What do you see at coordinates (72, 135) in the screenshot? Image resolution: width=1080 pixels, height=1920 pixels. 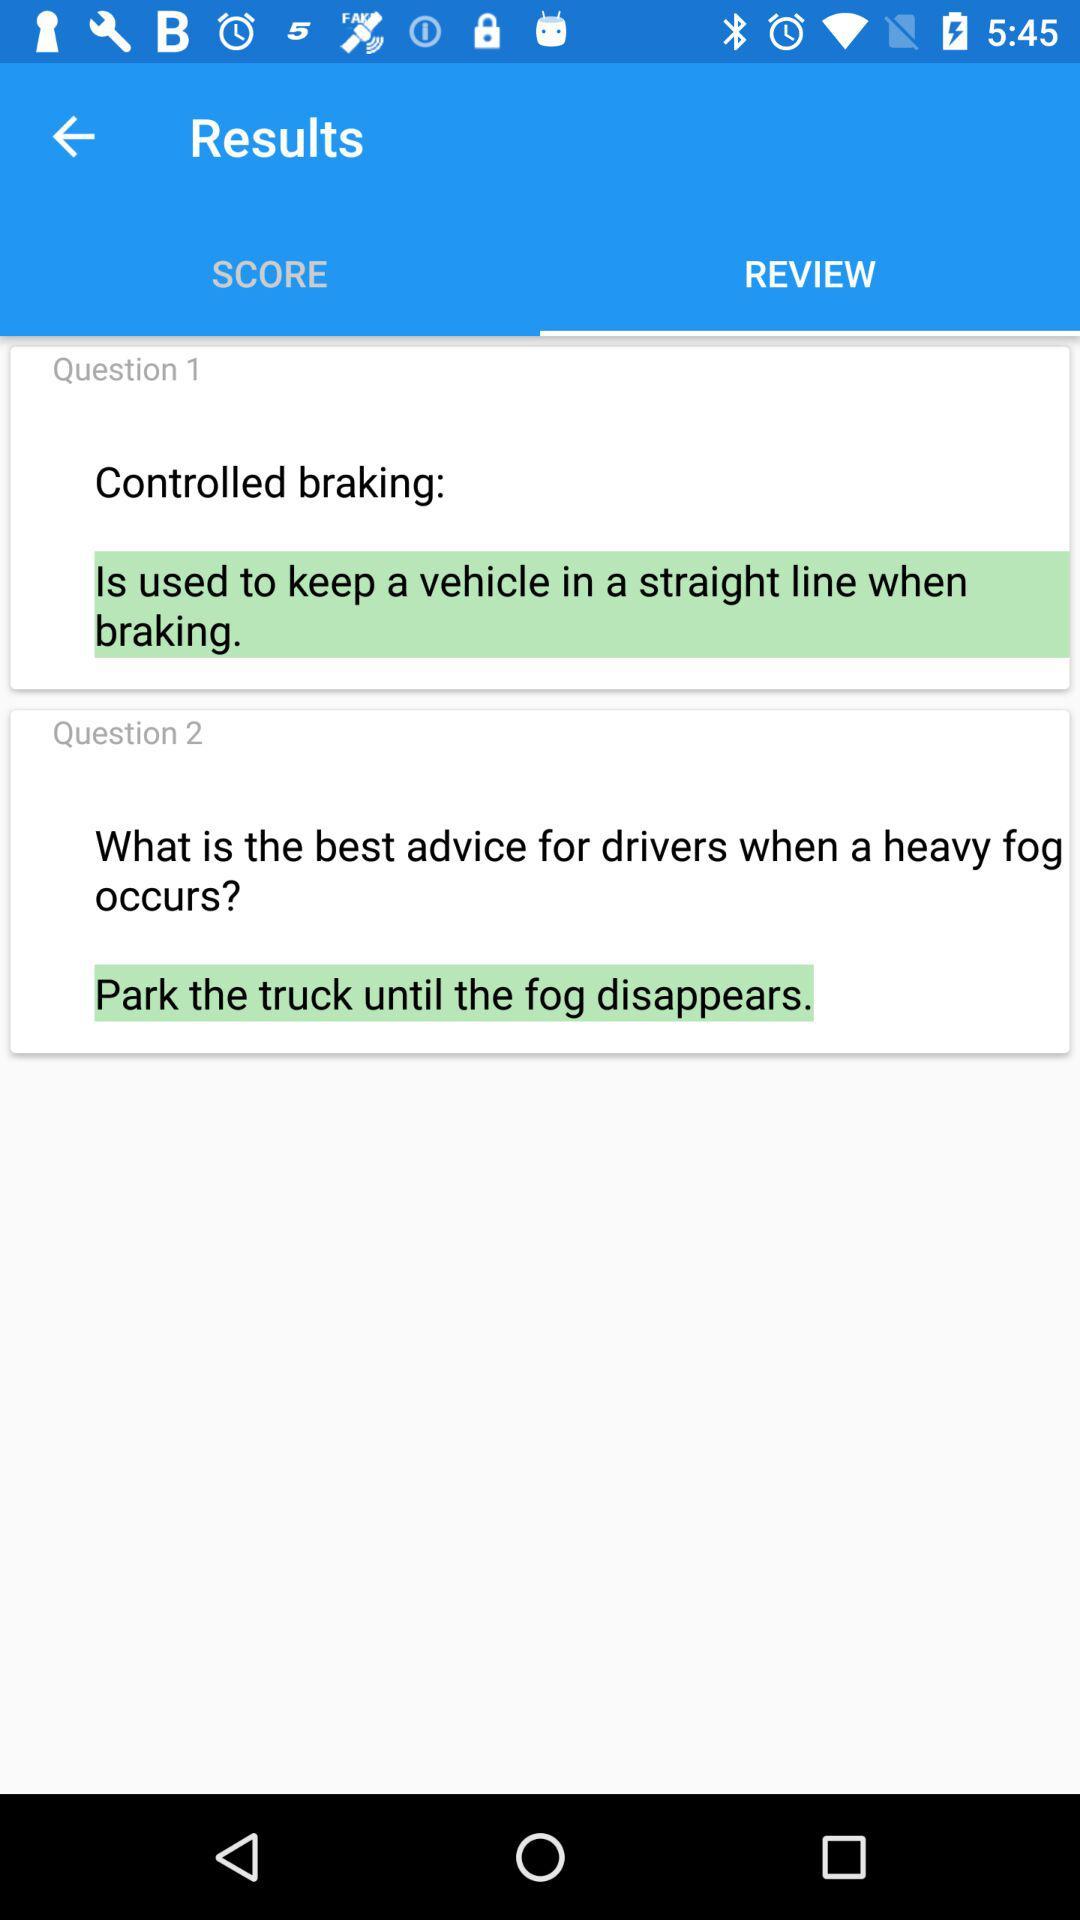 I see `item next to the results icon` at bounding box center [72, 135].